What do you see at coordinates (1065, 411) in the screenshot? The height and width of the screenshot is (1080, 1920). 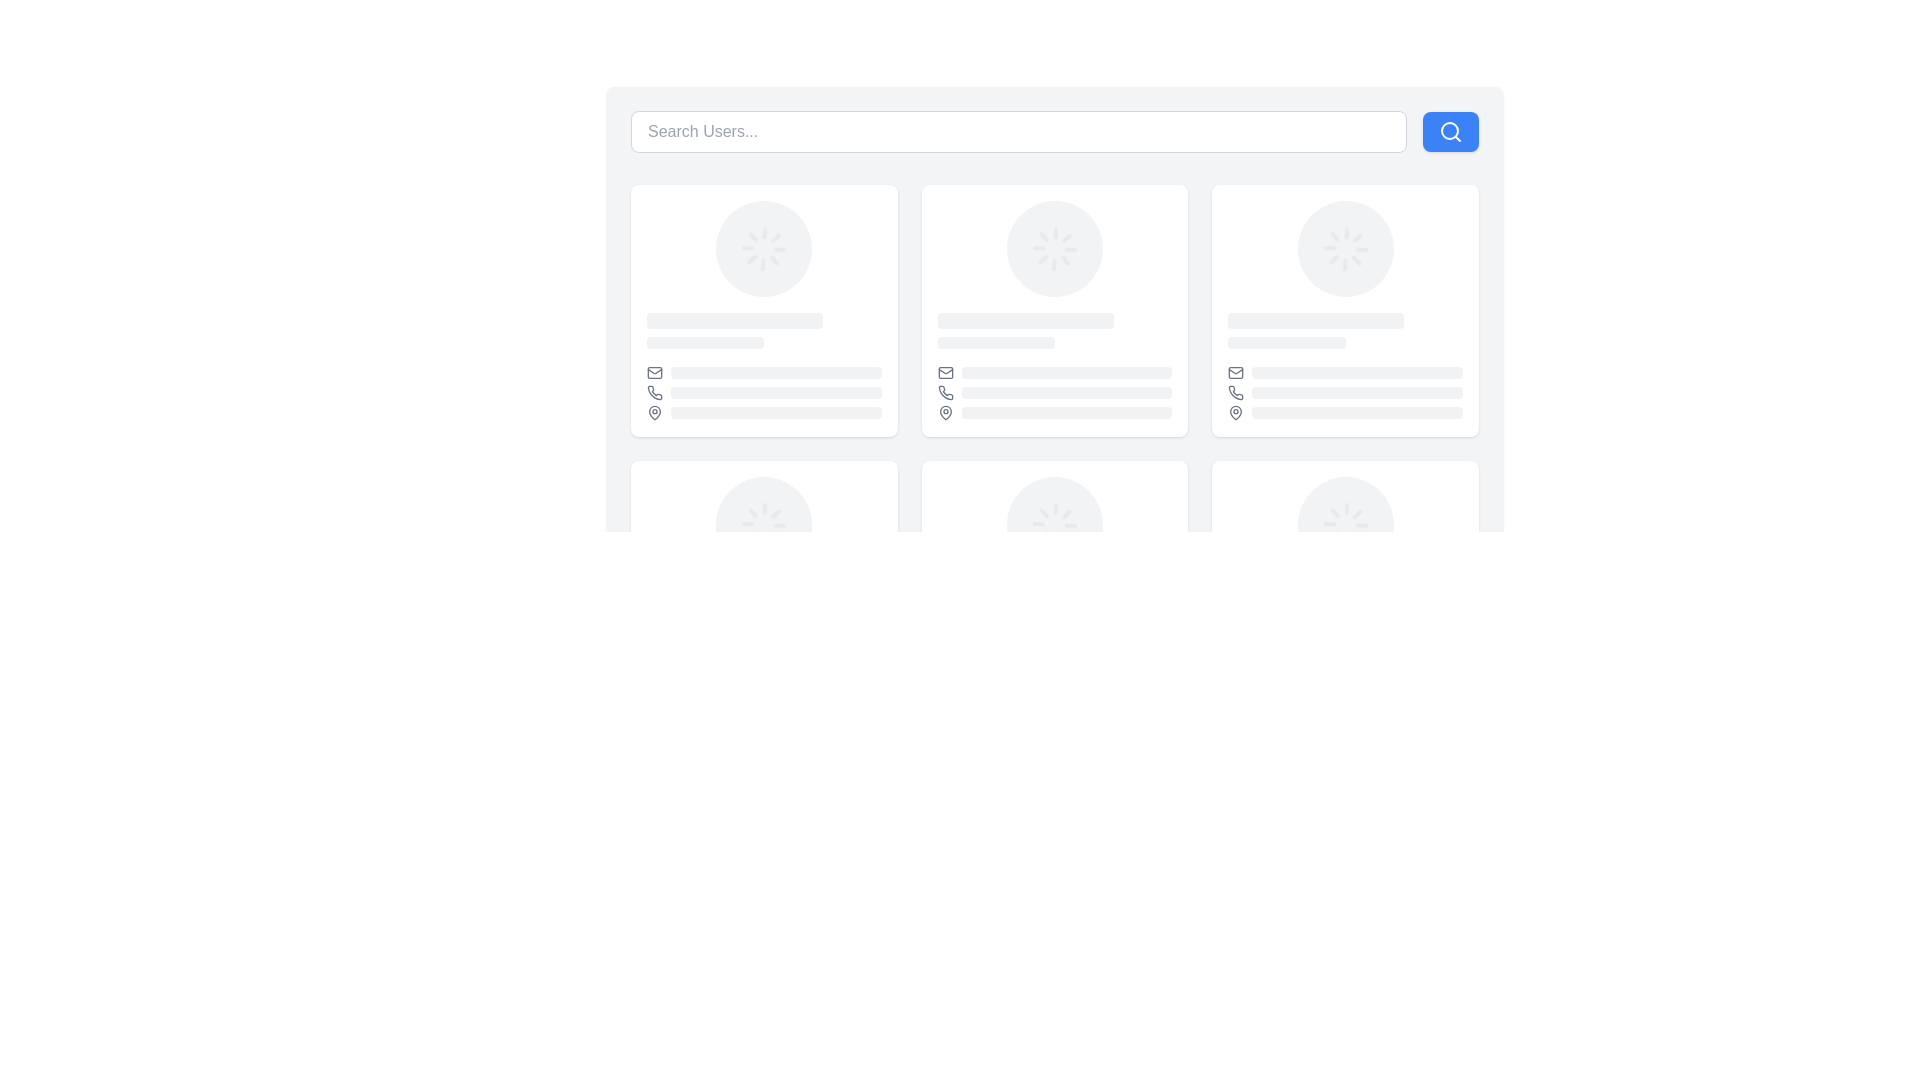 I see `the visual placeholder/loading bar component, which is a horizontal bar with a gray background and rounded edges, designed to indicate loading with a pulsing animation` at bounding box center [1065, 411].